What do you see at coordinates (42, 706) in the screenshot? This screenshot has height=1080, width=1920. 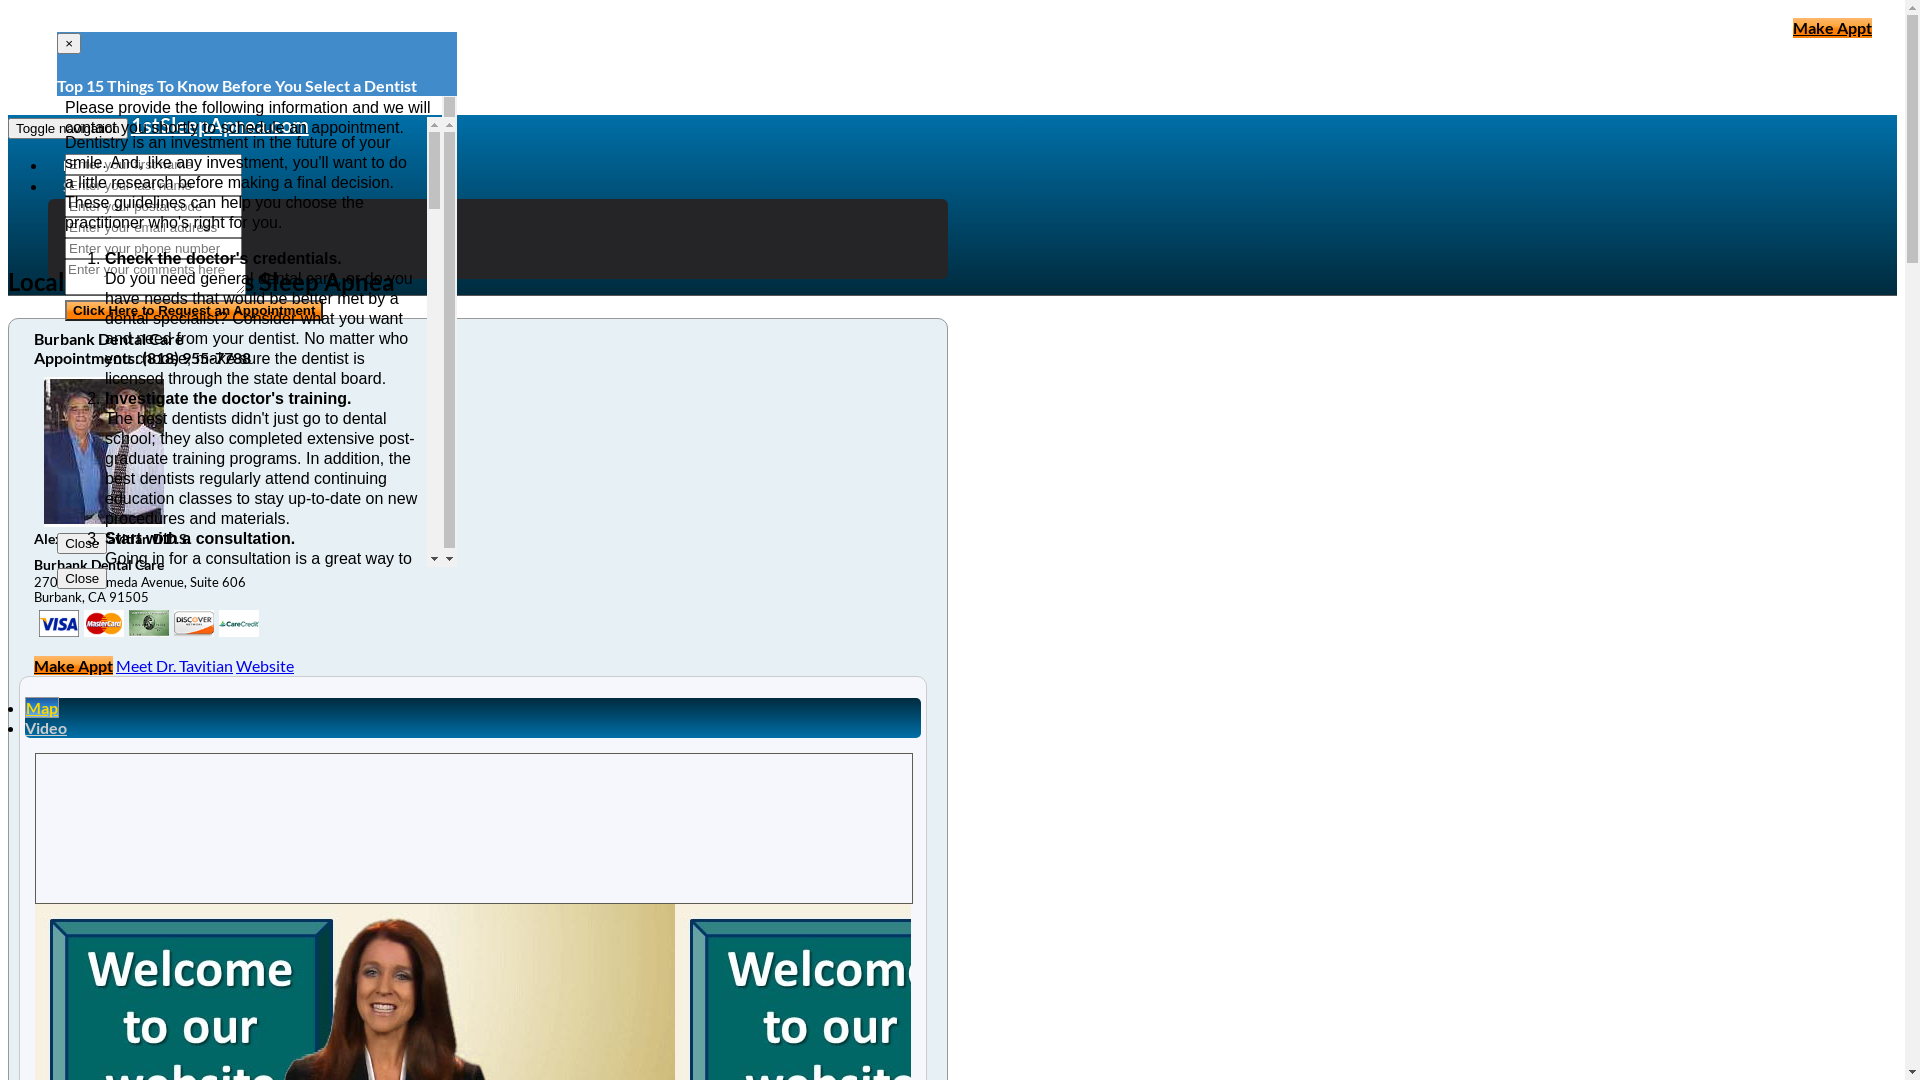 I see `'Map'` at bounding box center [42, 706].